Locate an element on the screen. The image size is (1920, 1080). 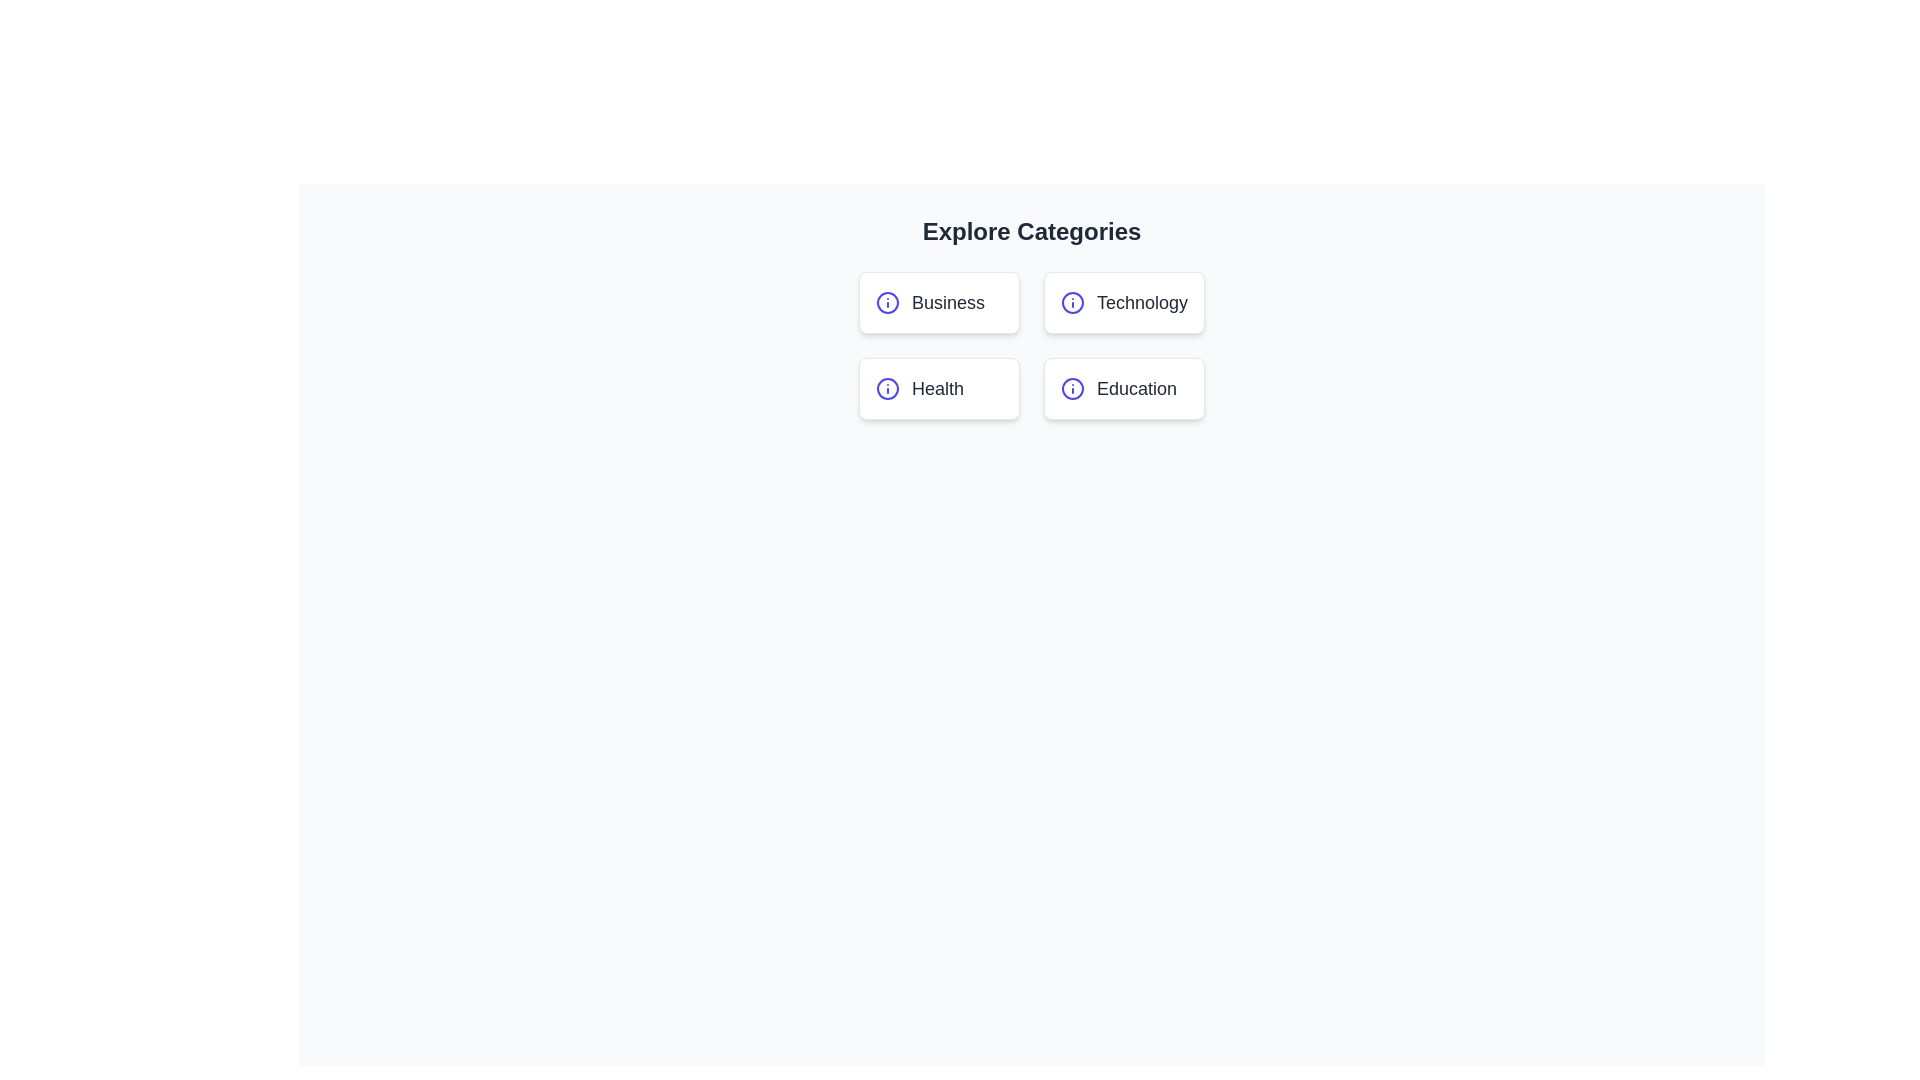
the 'Business' category selection card located in the top-left quadrant of the grid is located at coordinates (938, 303).